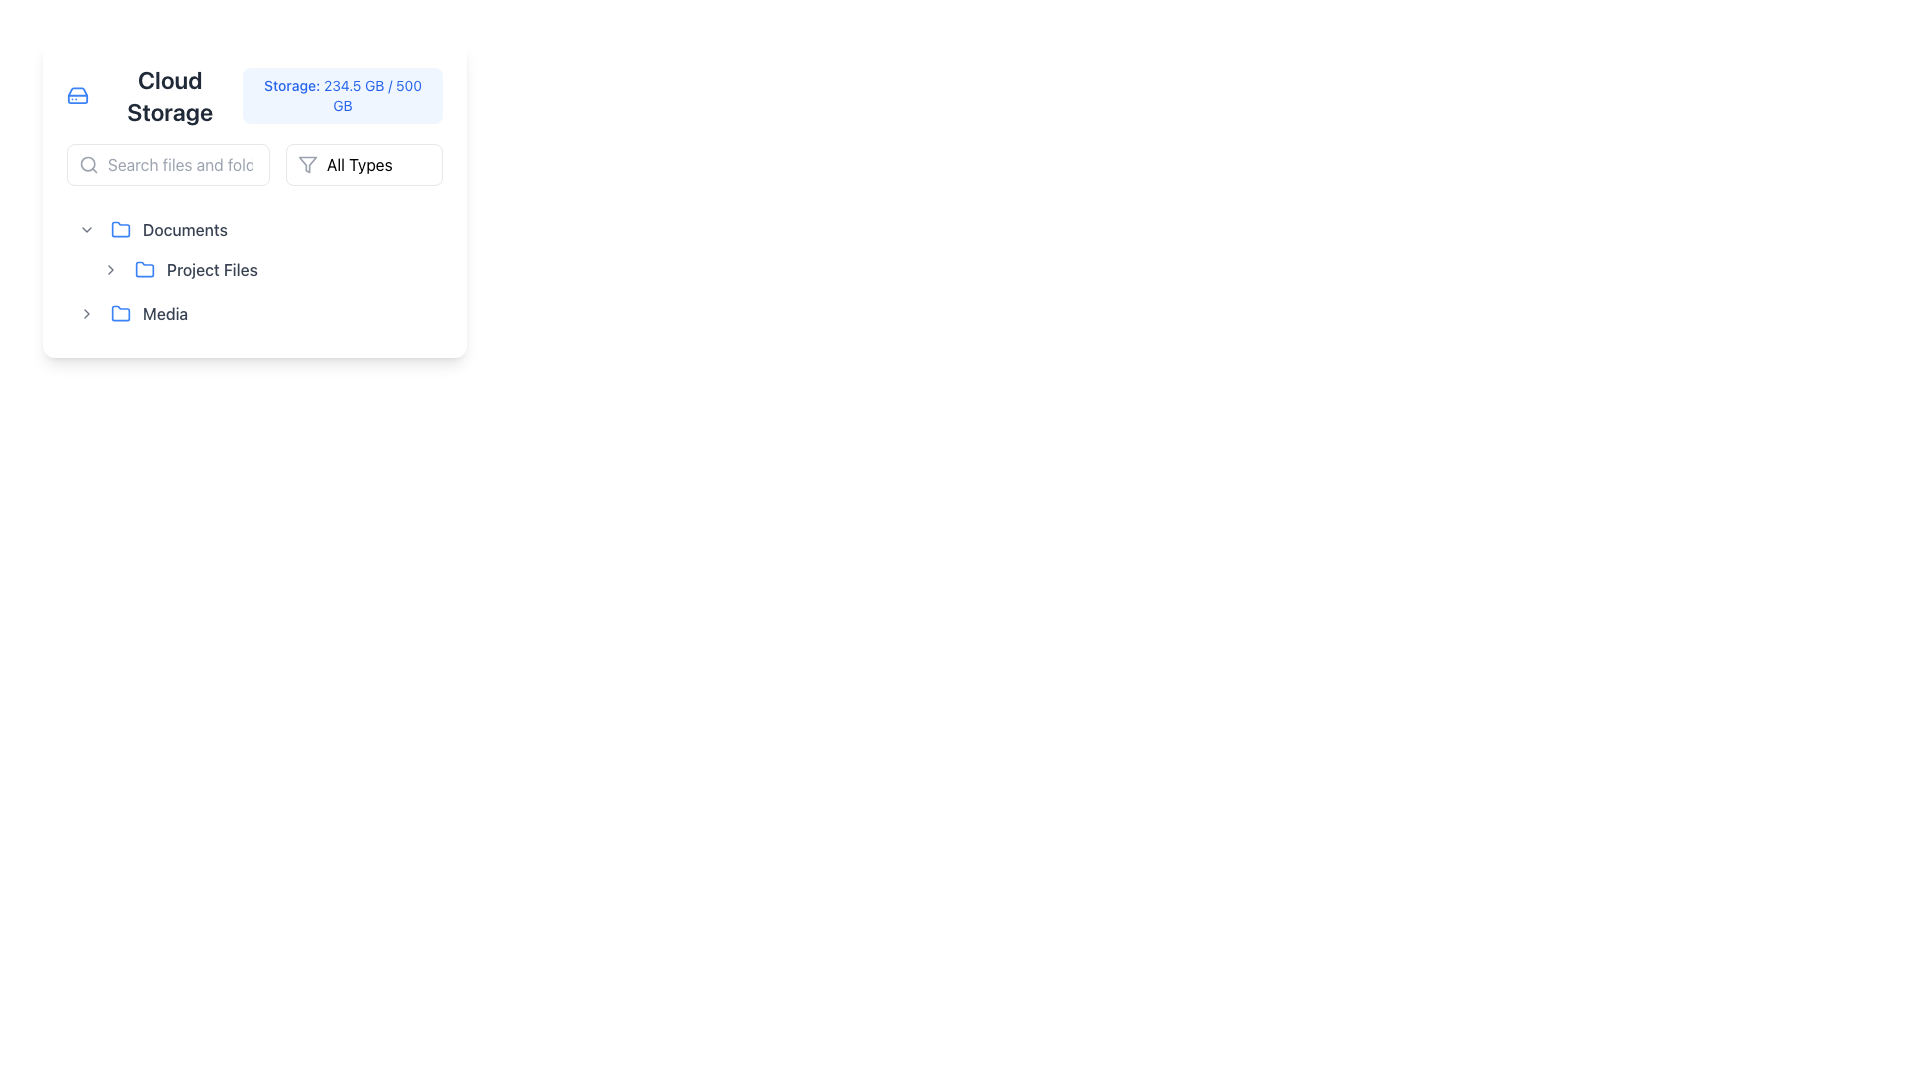 Image resolution: width=1920 pixels, height=1080 pixels. Describe the element at coordinates (189, 270) in the screenshot. I see `the 'Project Files' text in the collapsible menu` at that location.